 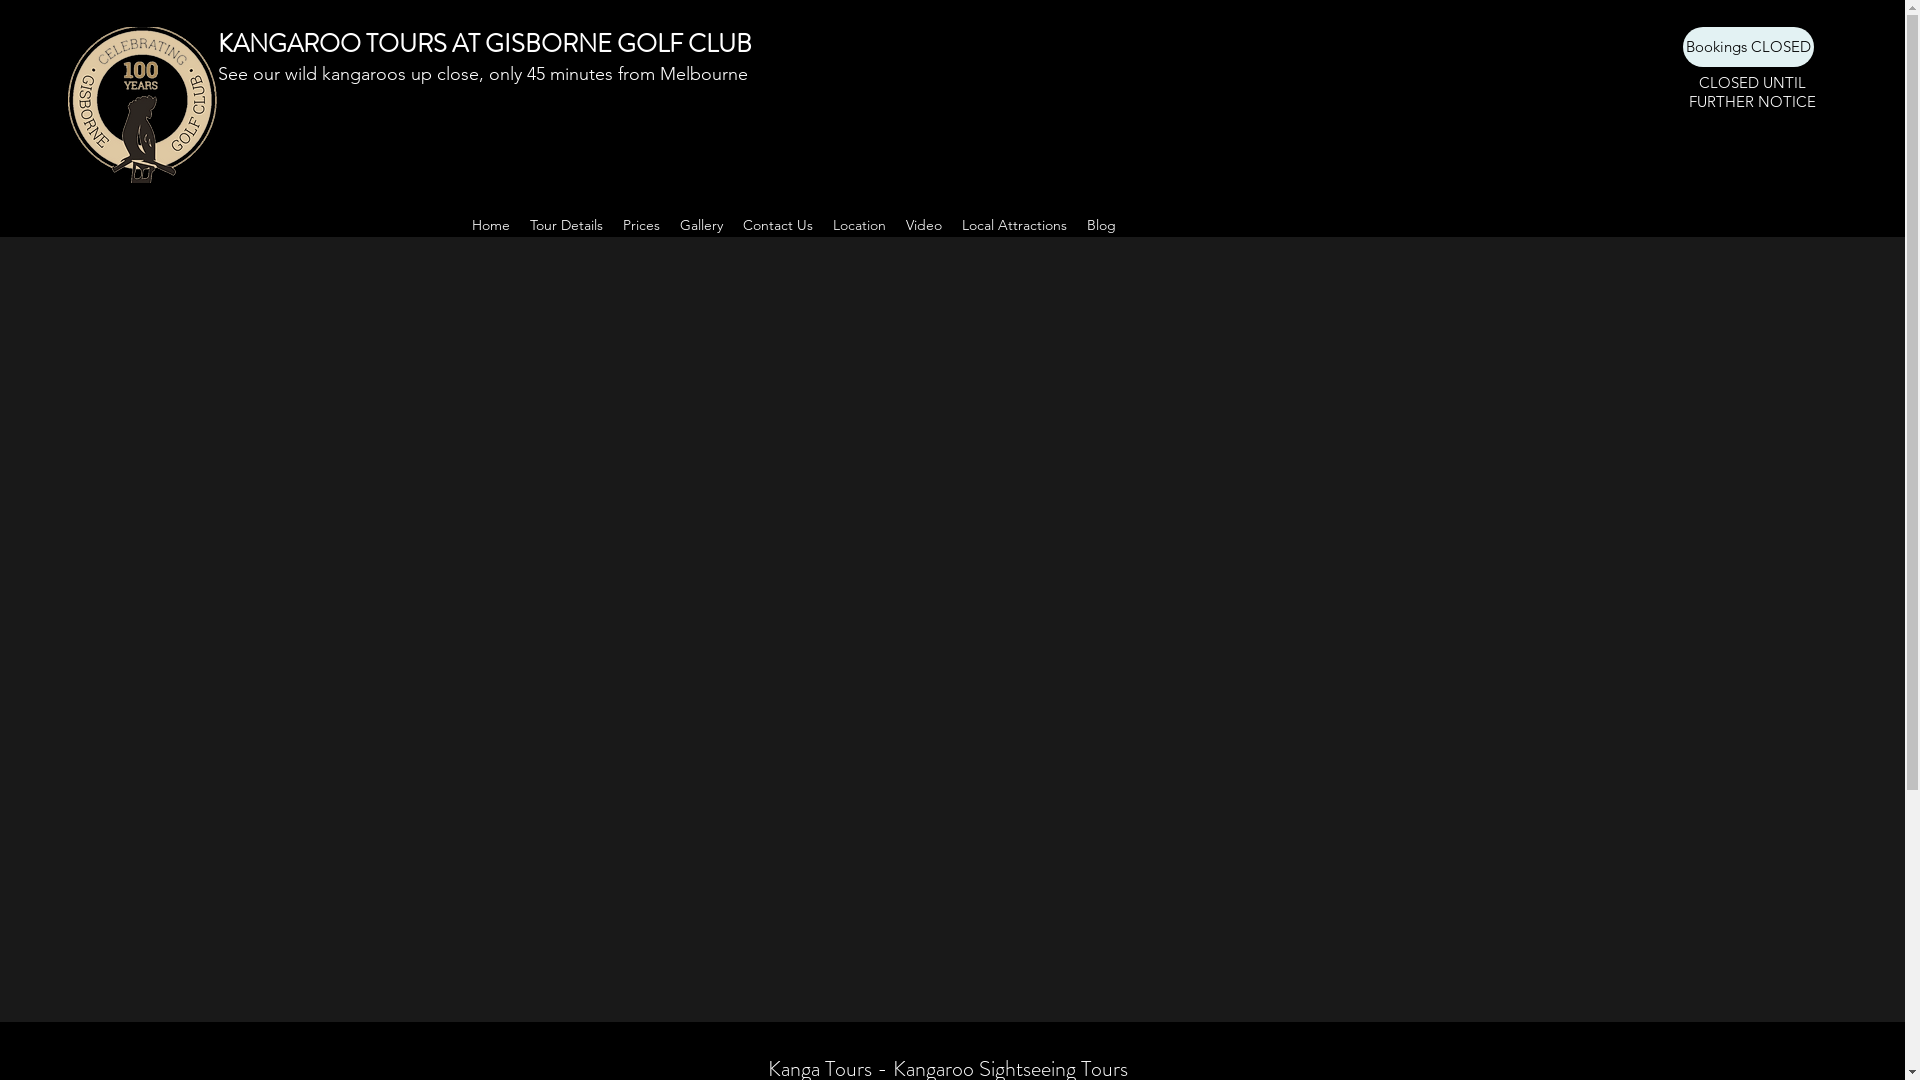 I want to click on 'Local Attractions', so click(x=1014, y=224).